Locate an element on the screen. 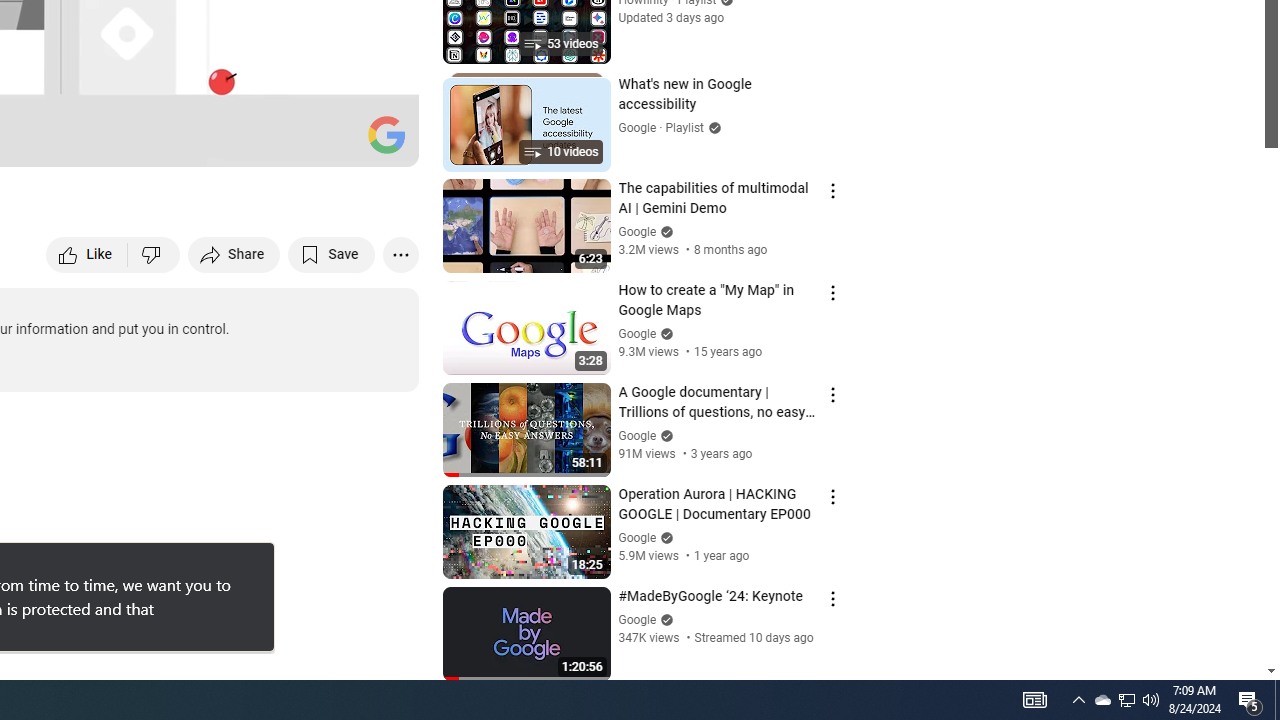 The image size is (1280, 720). 'Share' is located at coordinates (234, 253).